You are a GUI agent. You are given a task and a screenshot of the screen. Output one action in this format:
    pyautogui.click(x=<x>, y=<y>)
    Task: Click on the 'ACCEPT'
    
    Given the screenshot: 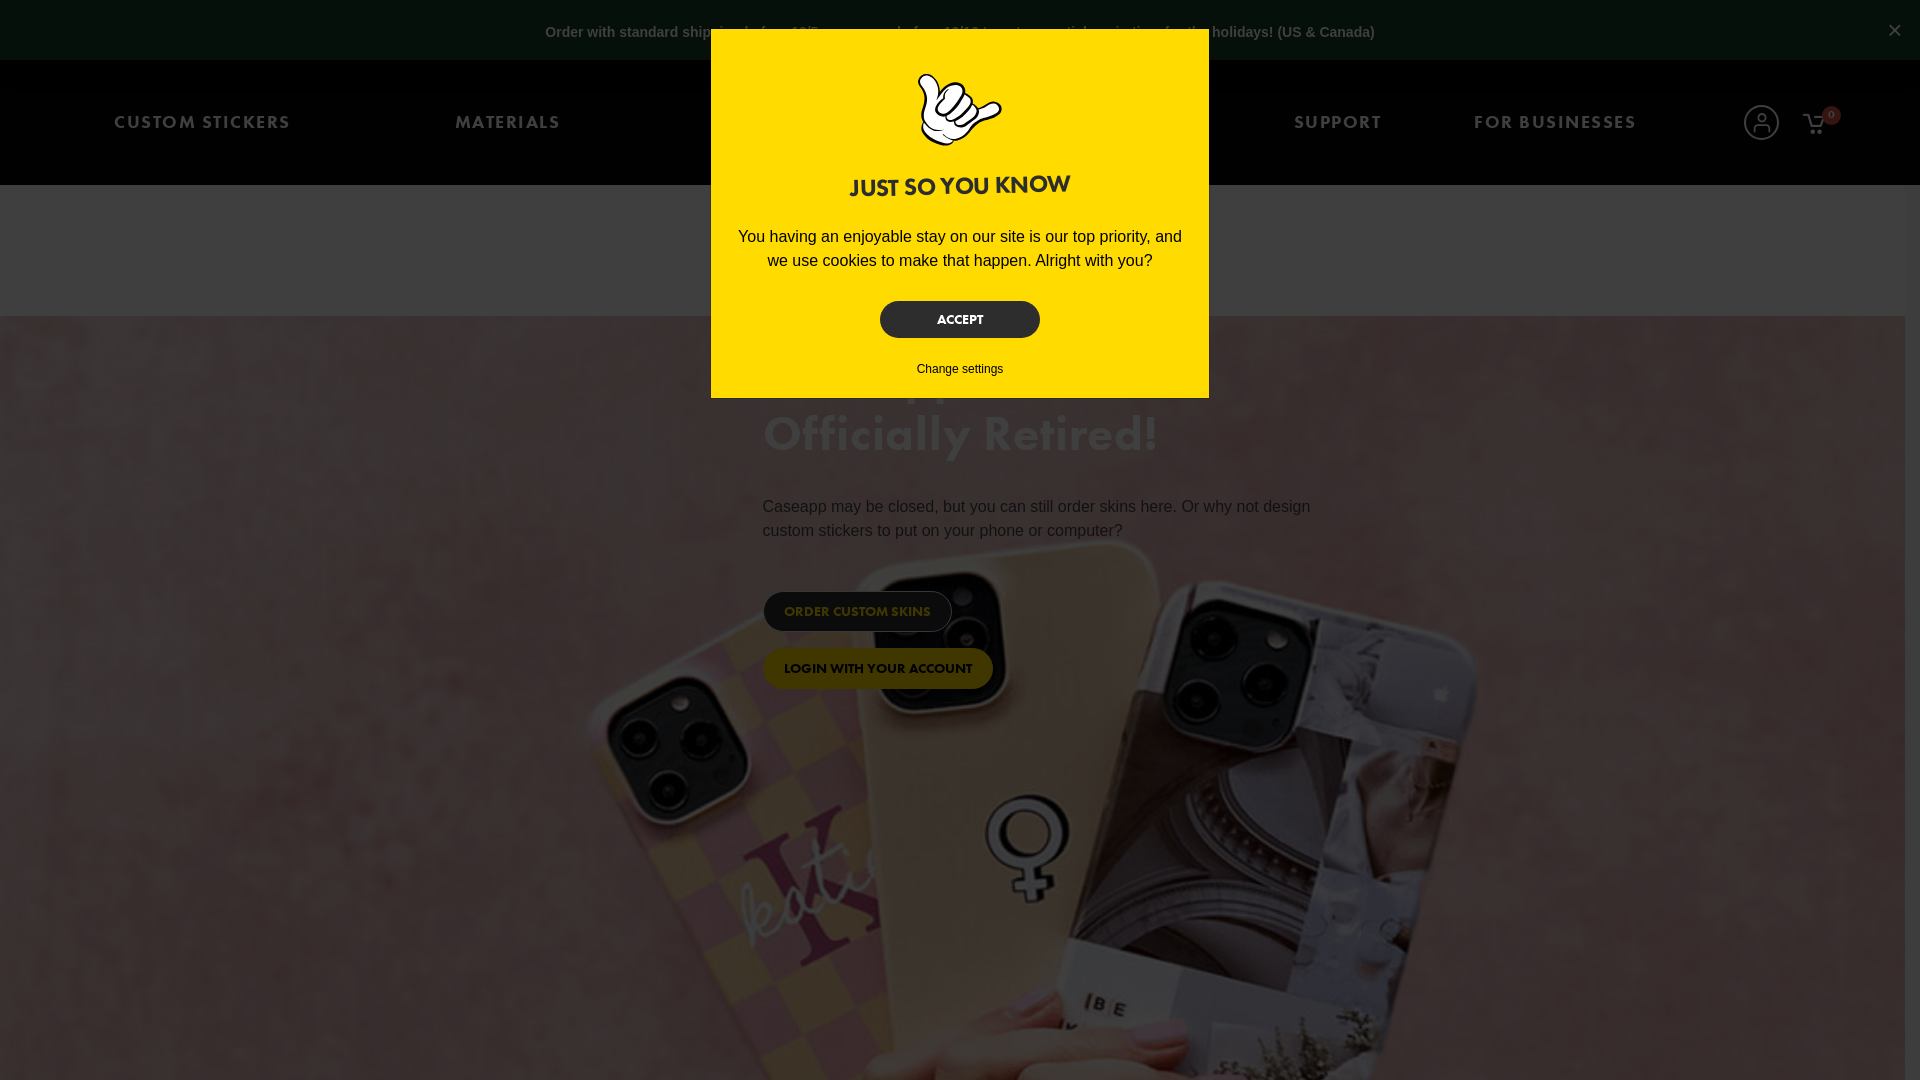 What is the action you would take?
    pyautogui.click(x=960, y=319)
    